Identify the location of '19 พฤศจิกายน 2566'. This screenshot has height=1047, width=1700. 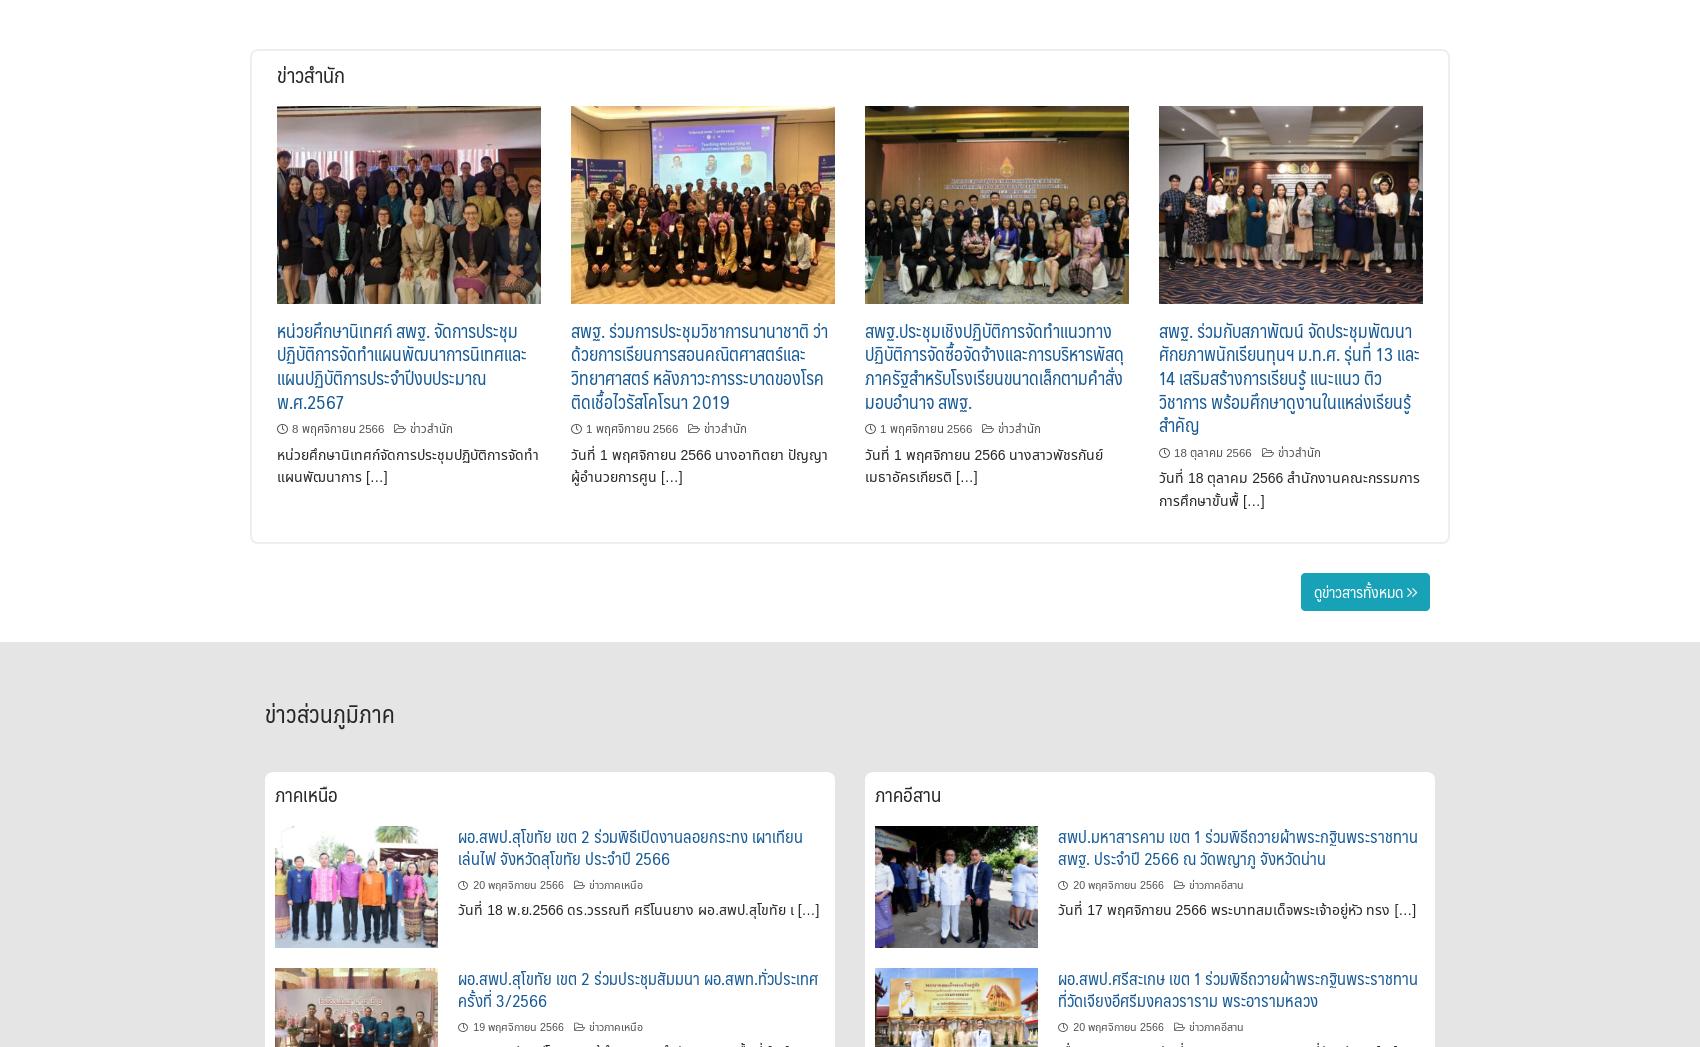
(517, 1027).